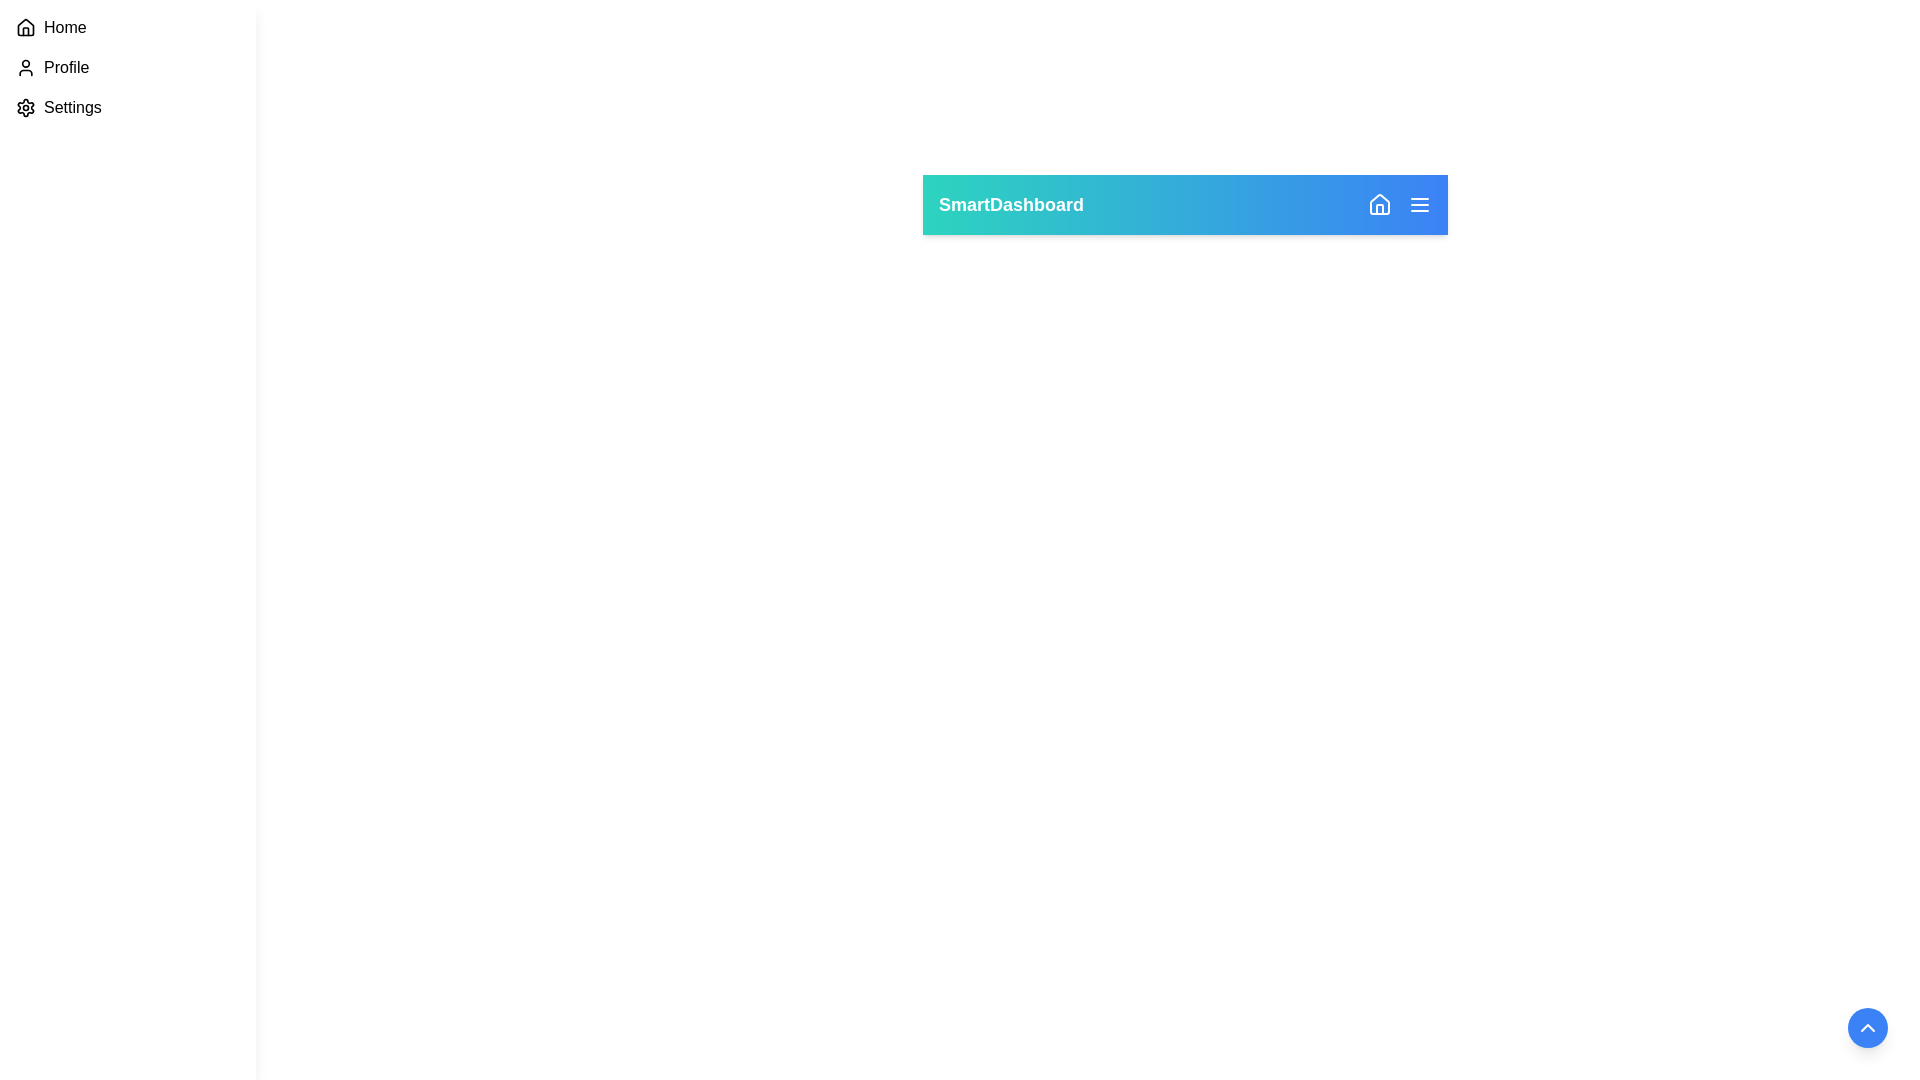 The width and height of the screenshot is (1920, 1080). What do you see at coordinates (25, 108) in the screenshot?
I see `the gear-shaped icon in the sidebar menu next to the 'Settings' text` at bounding box center [25, 108].